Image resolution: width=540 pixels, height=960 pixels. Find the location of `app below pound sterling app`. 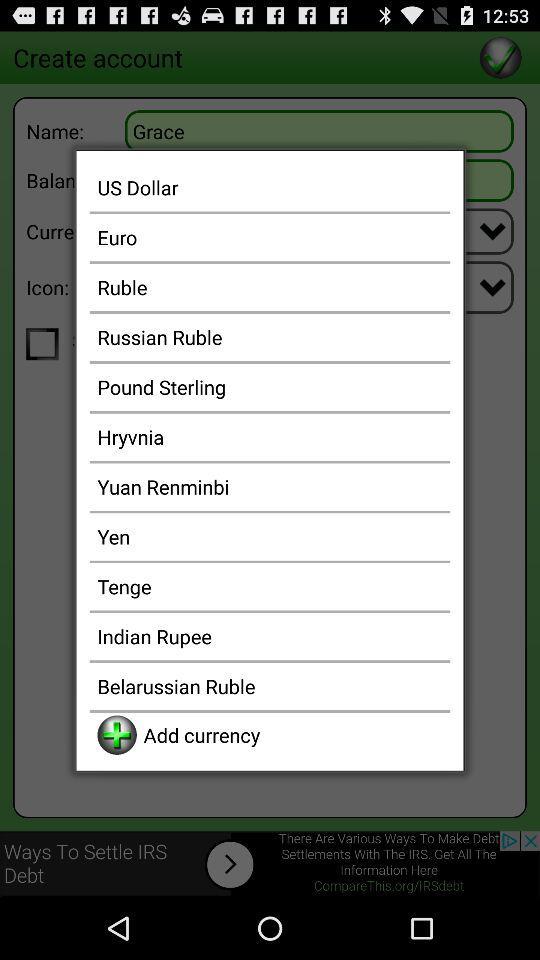

app below pound sterling app is located at coordinates (270, 437).